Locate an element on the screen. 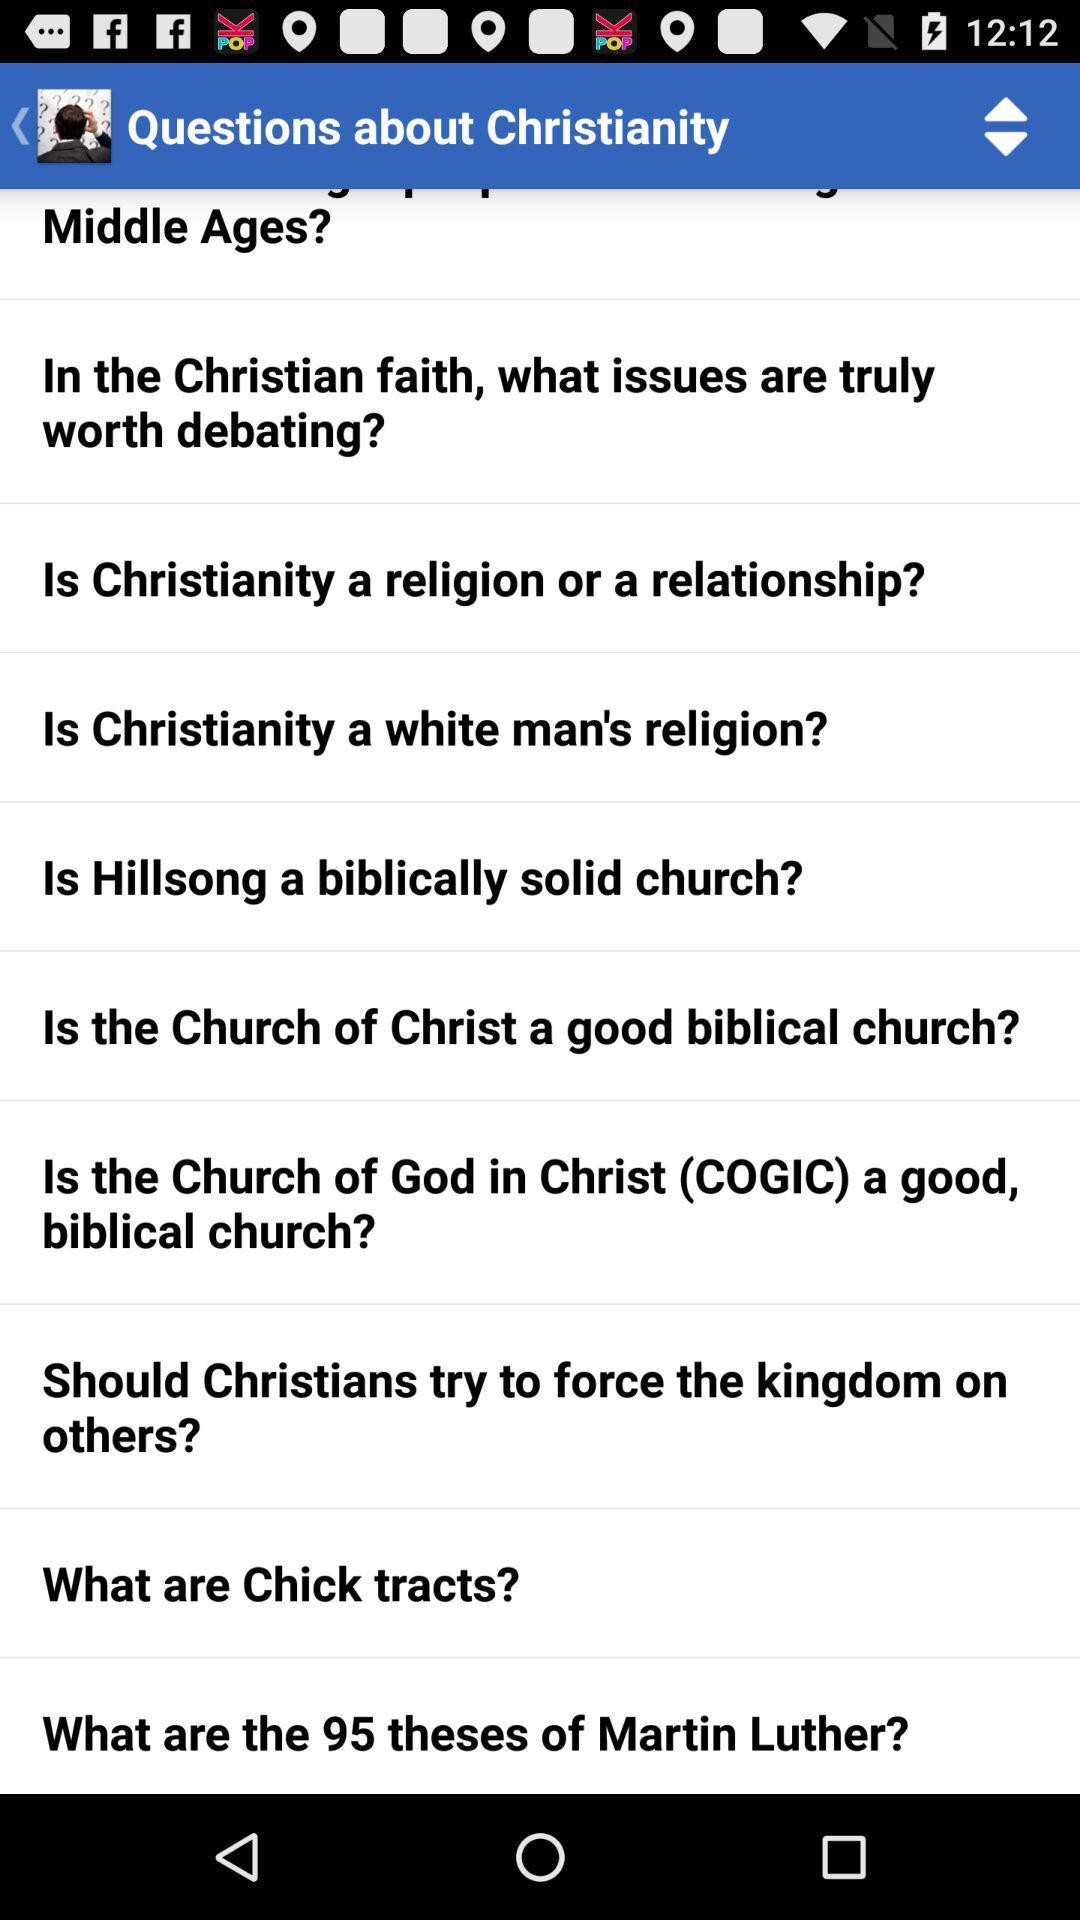 This screenshot has width=1080, height=1920. the image next to the back button is located at coordinates (72, 124).